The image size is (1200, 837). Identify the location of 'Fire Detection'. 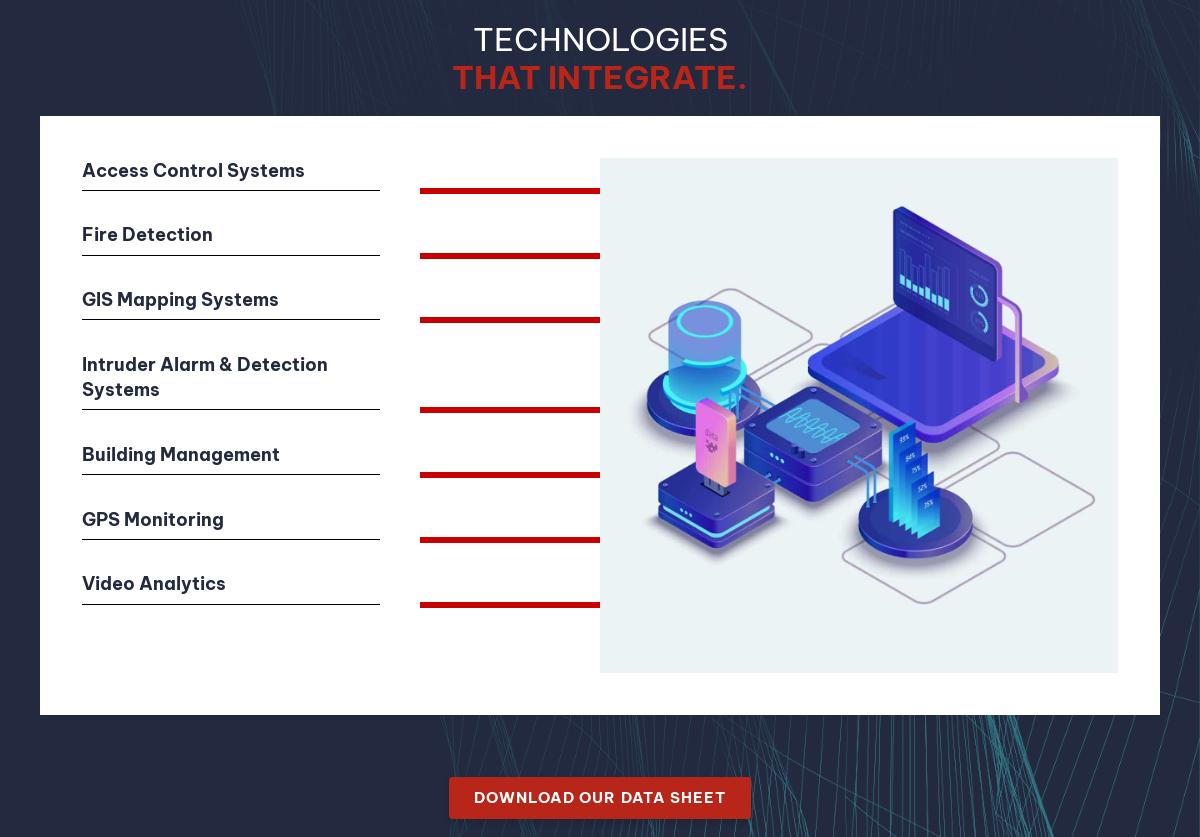
(147, 233).